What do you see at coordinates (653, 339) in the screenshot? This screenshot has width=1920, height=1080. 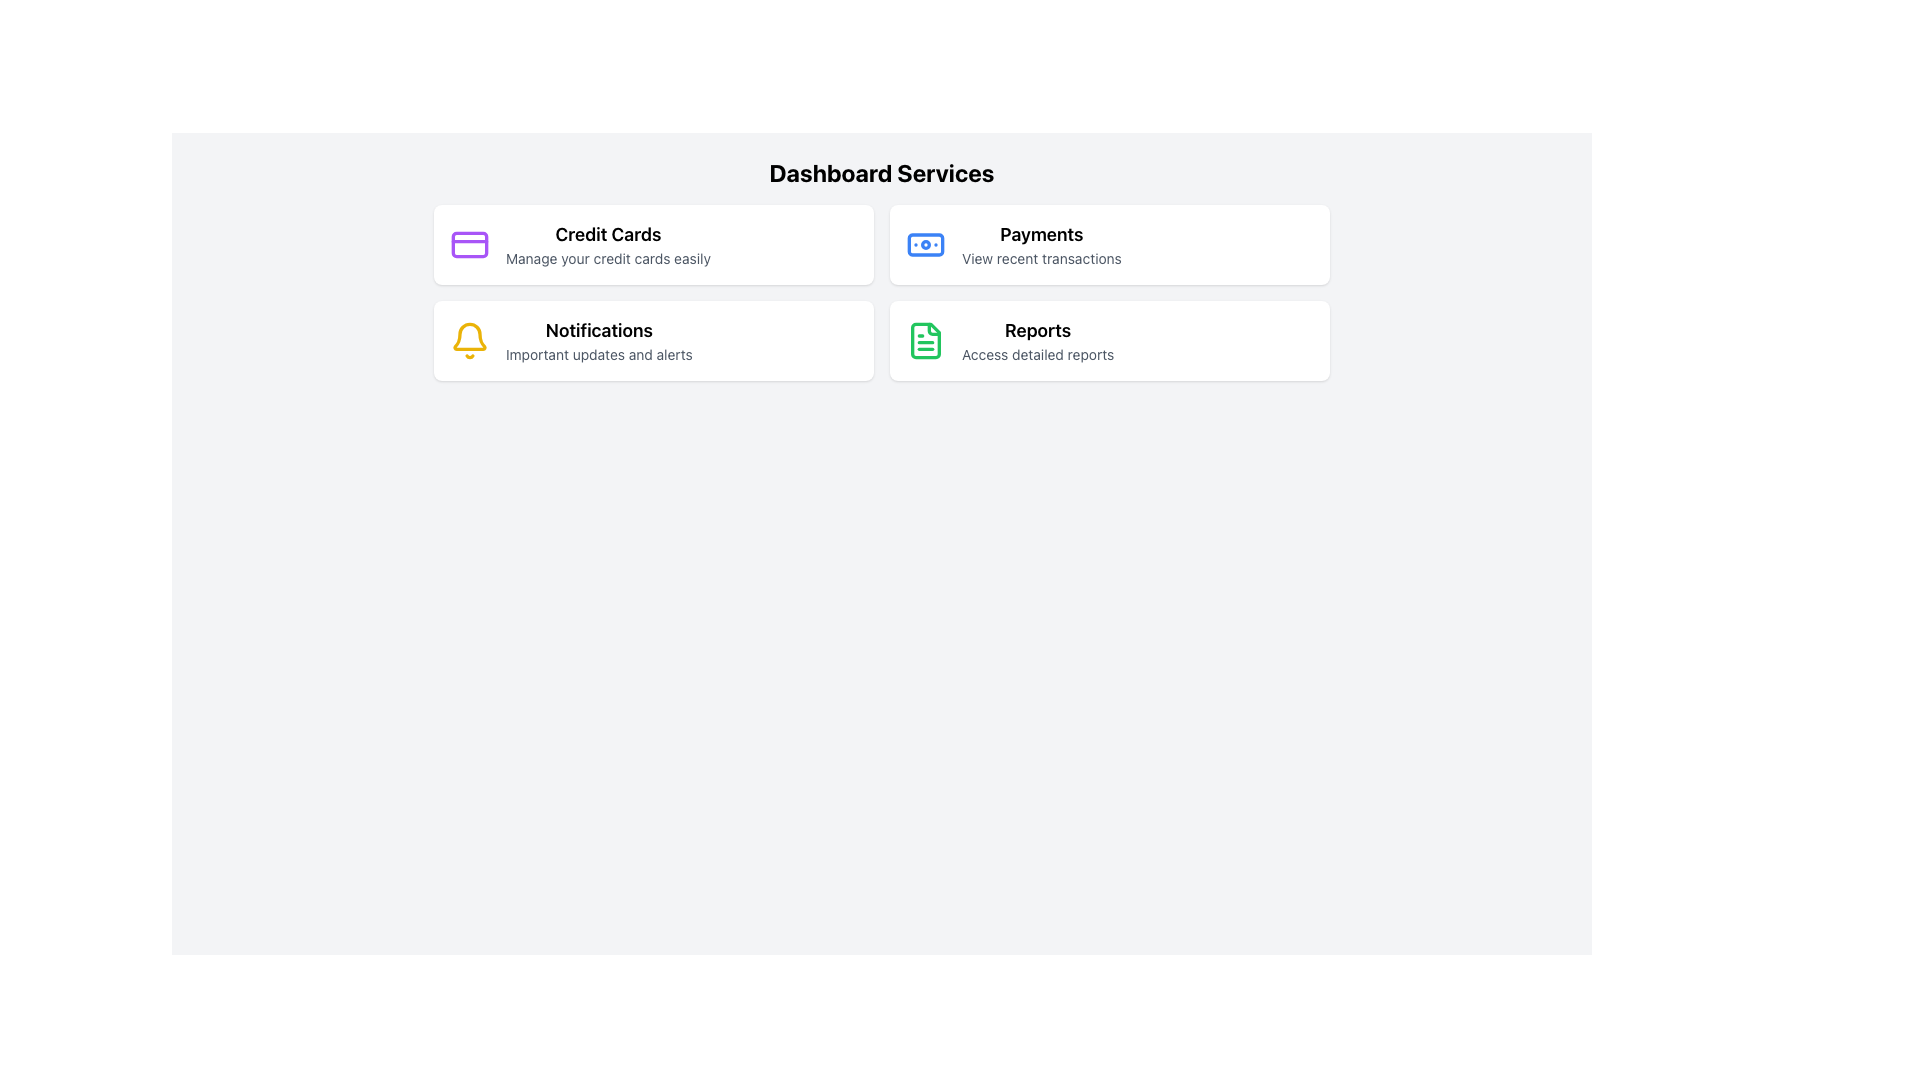 I see `the Information Card located in the lower left portion of the grid layout, which is directly below the 'Credit Cards' section and adjacent to the 'Reports' section` at bounding box center [653, 339].